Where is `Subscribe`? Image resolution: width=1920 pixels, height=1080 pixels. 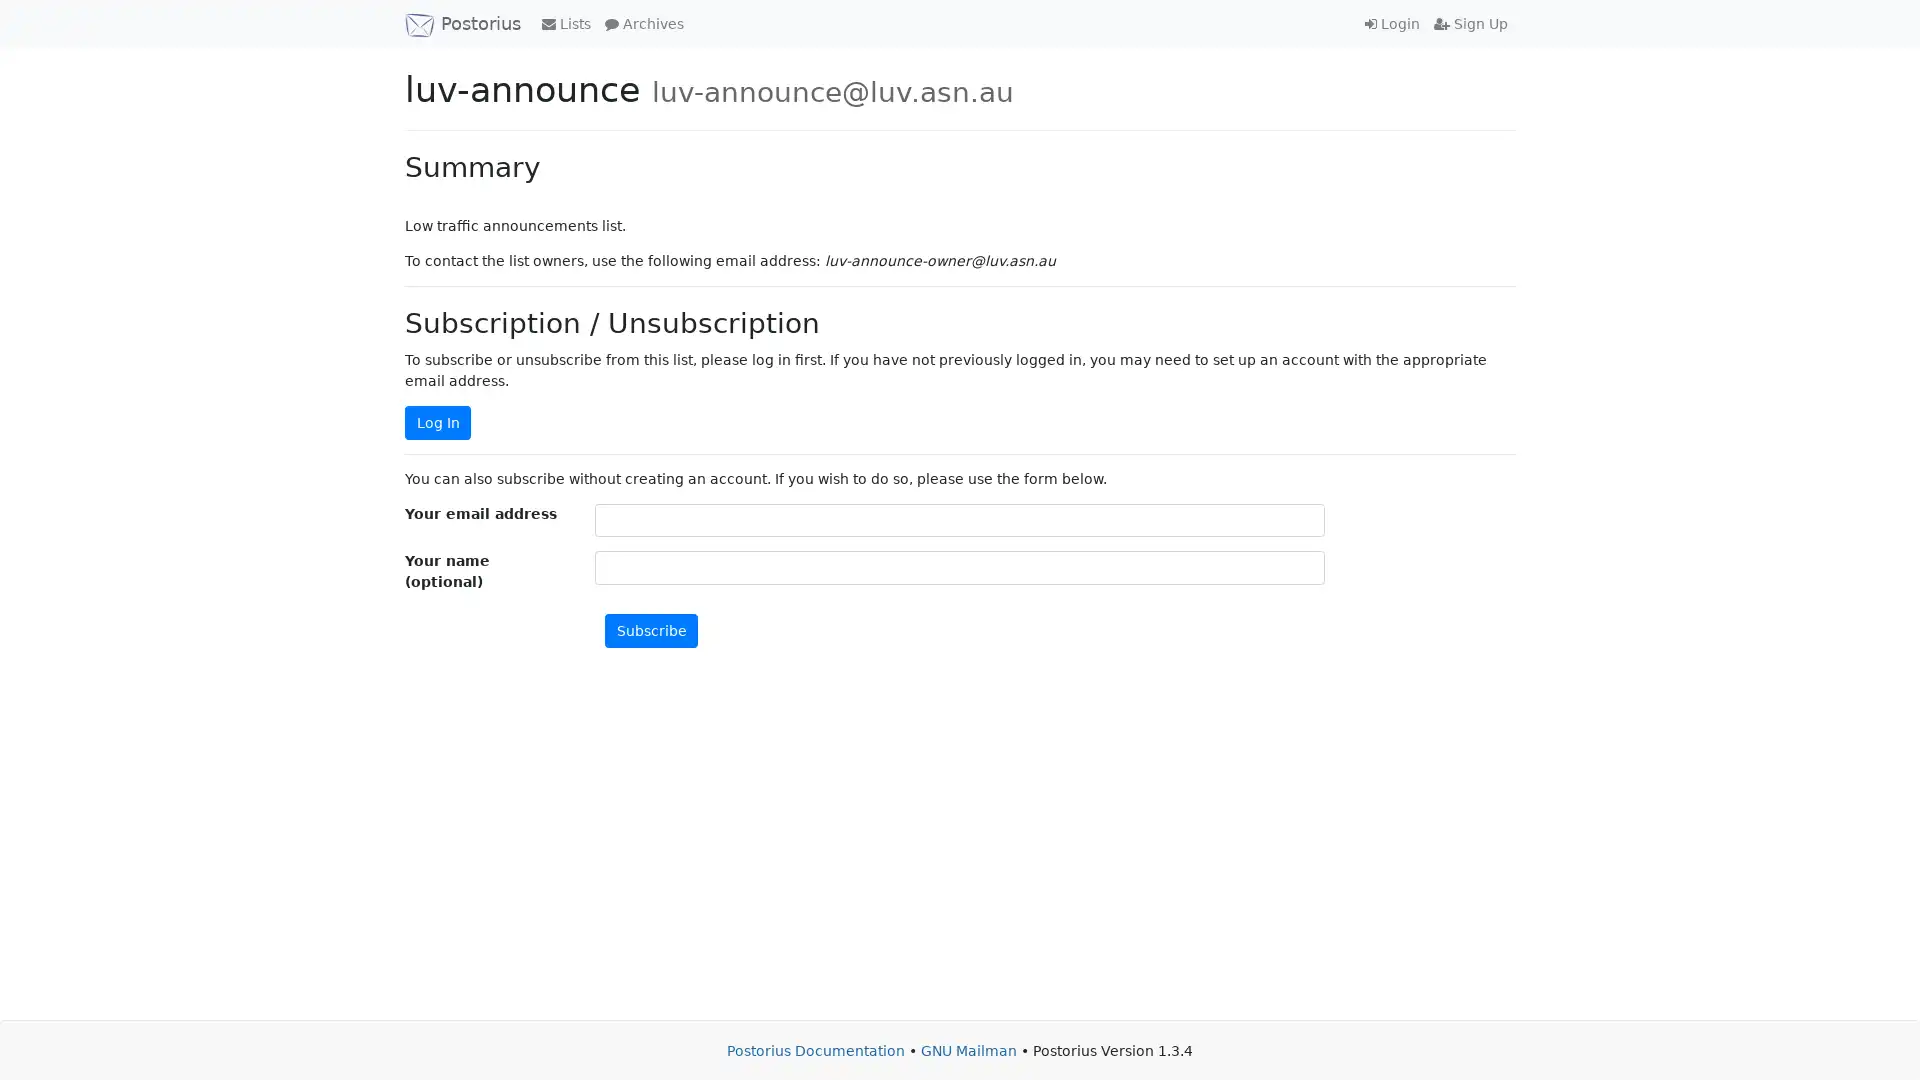
Subscribe is located at coordinates (651, 630).